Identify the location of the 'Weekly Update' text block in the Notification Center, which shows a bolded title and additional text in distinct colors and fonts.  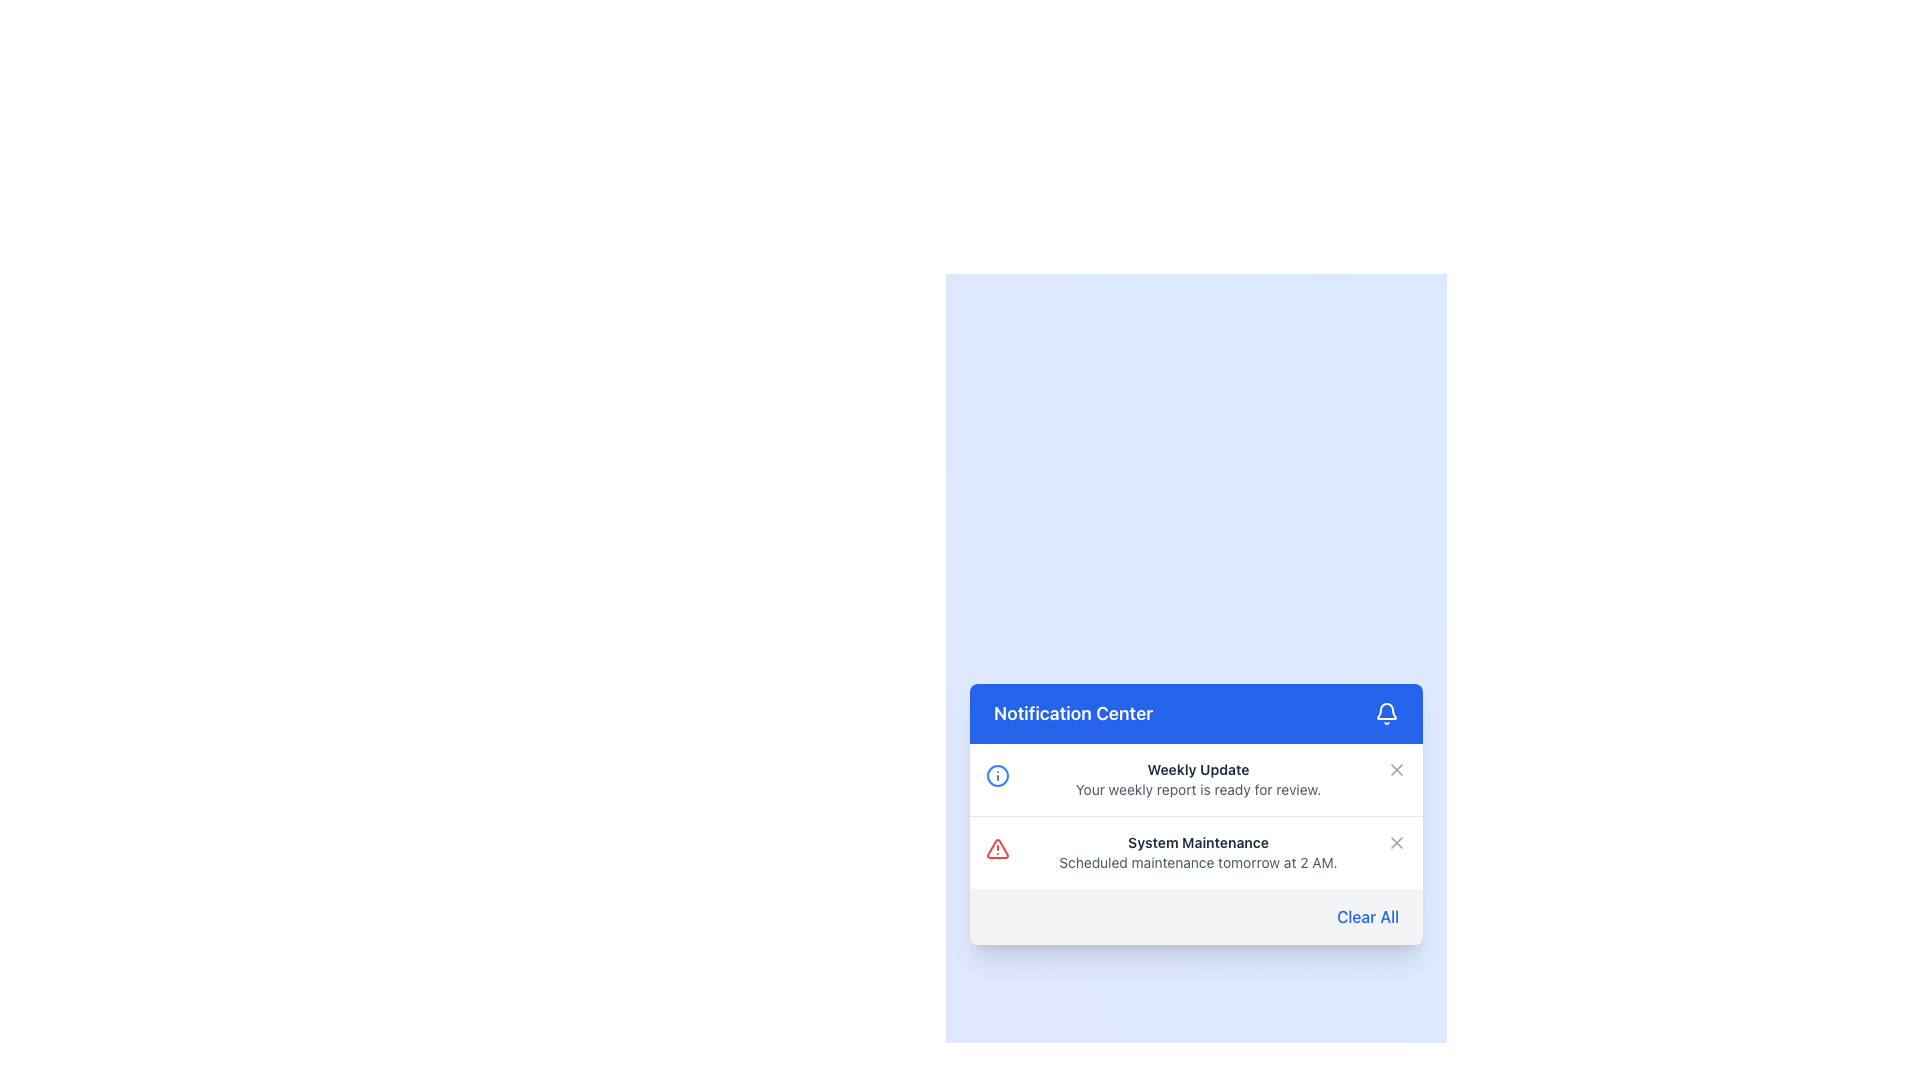
(1198, 778).